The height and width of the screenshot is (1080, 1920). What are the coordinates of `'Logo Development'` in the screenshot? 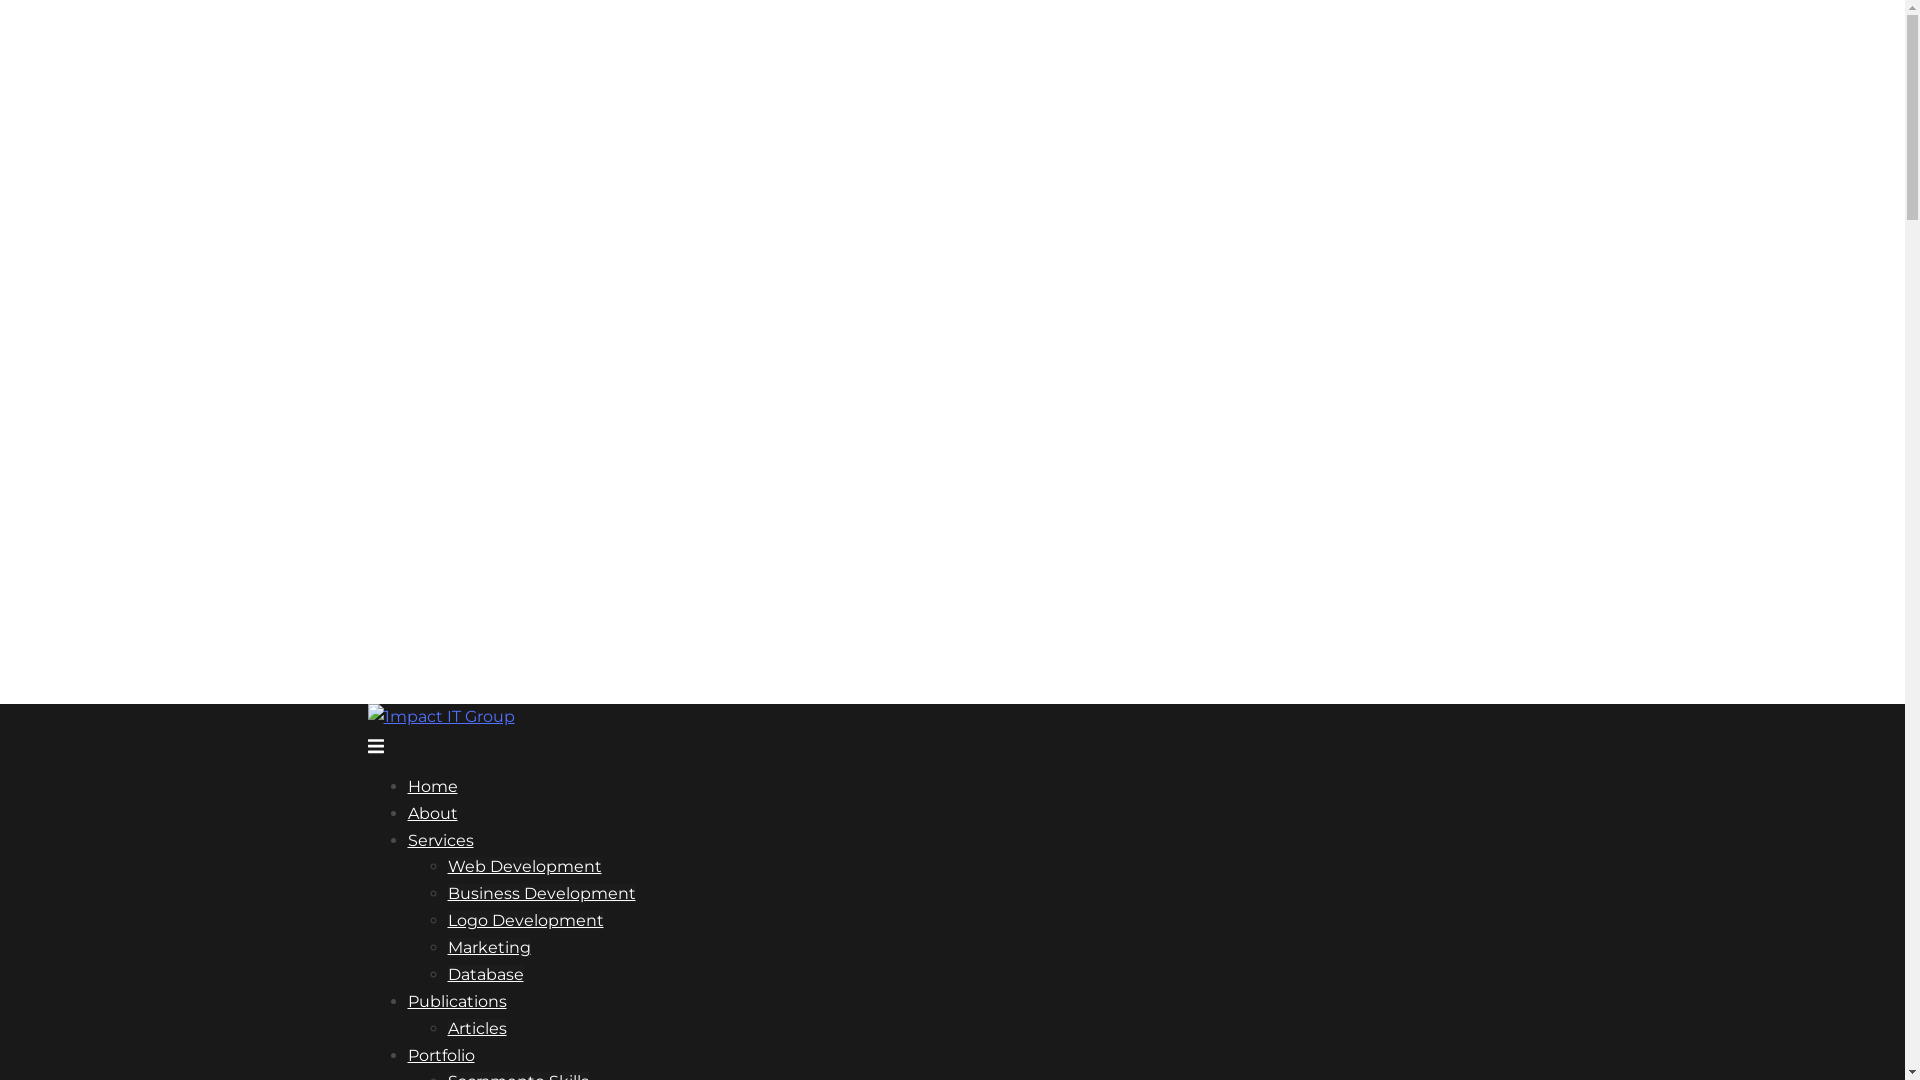 It's located at (526, 920).